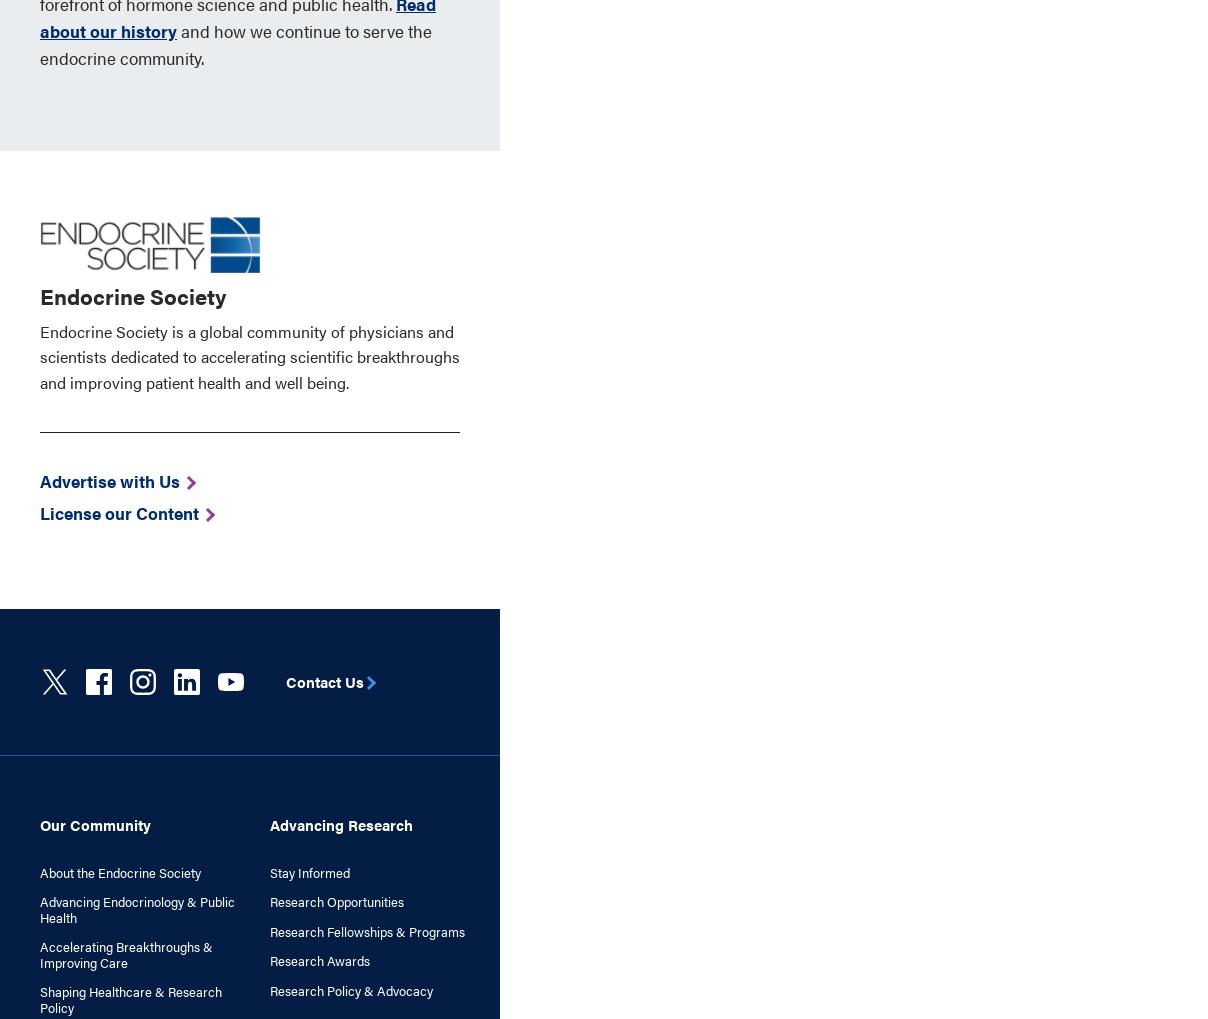 The image size is (1208, 1019). Describe the element at coordinates (250, 356) in the screenshot. I see `'Endocrine Society is a global community of physicians and scientists dedicated to accelerating scientific breakthroughs and improving patient health and well being.'` at that location.